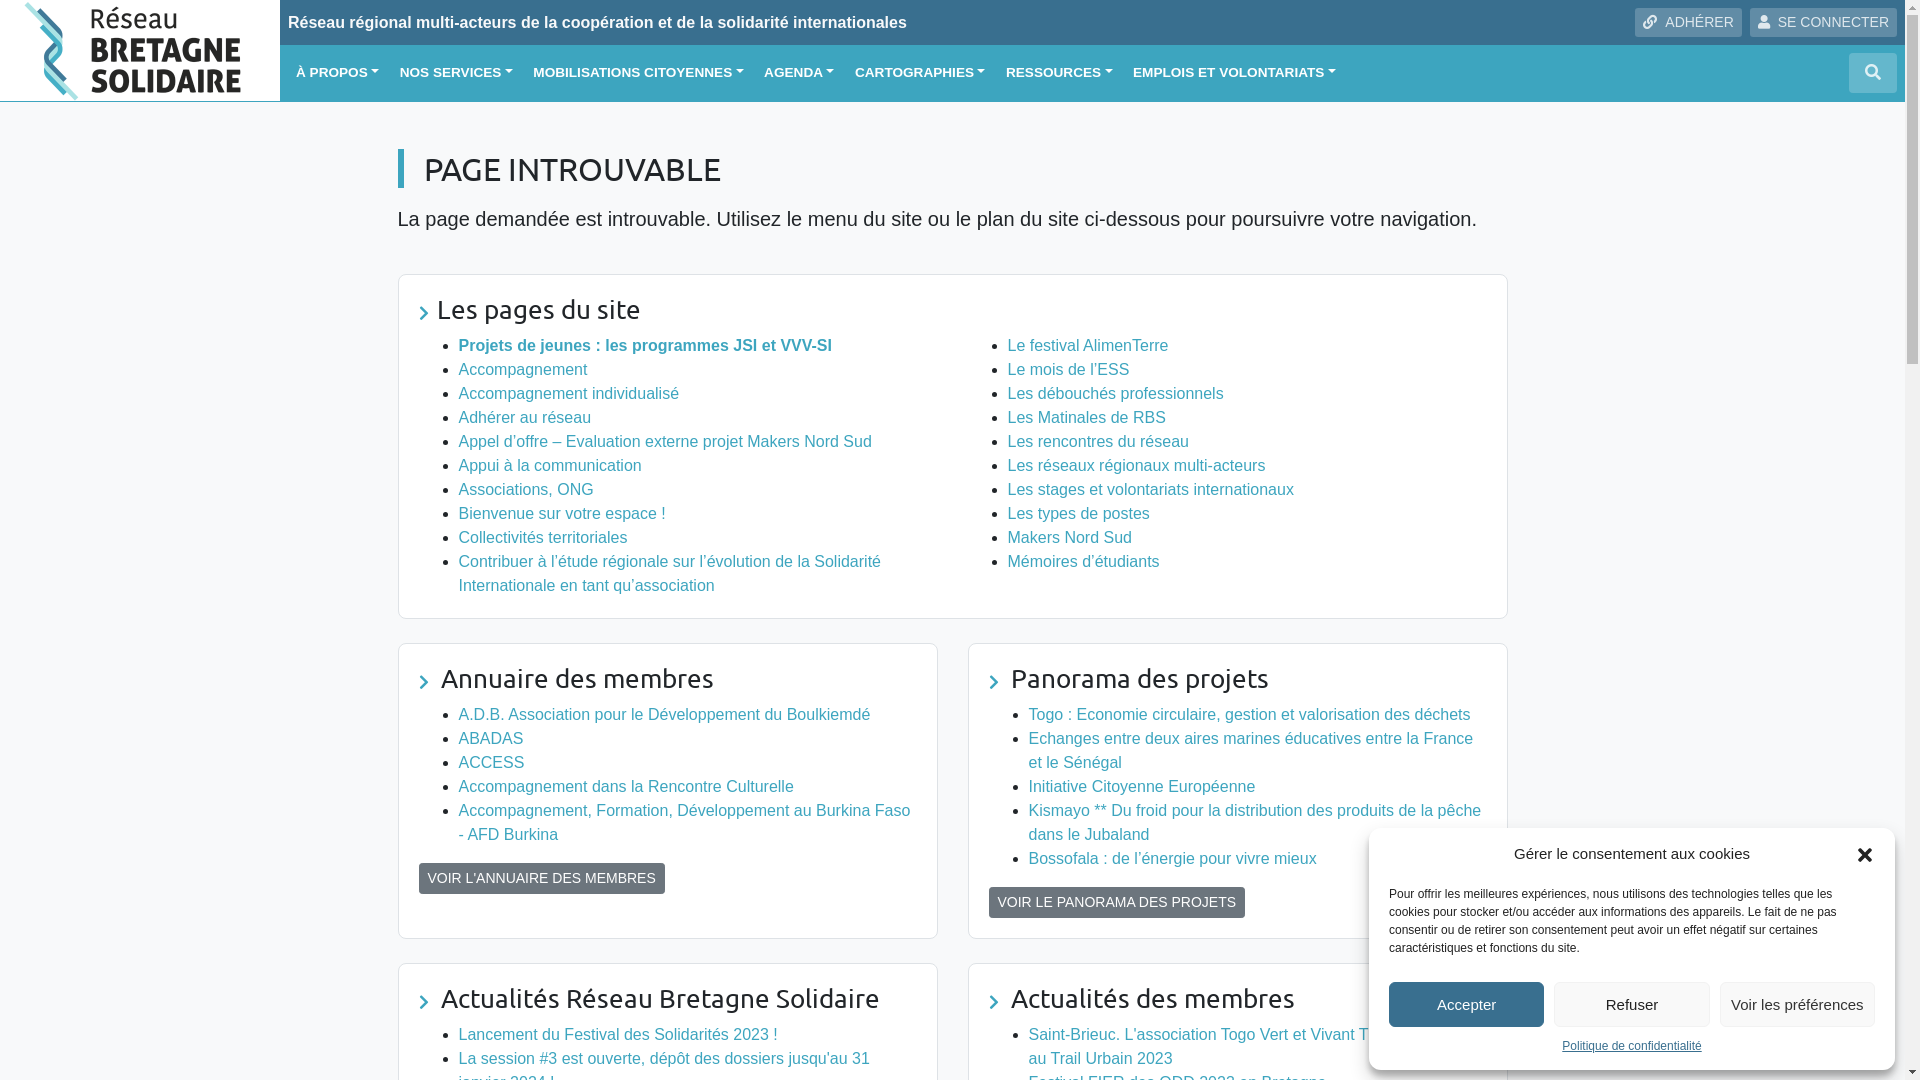 Image resolution: width=1920 pixels, height=1080 pixels. I want to click on 'Accompagnement dans la Rencontre Culturelle', so click(624, 785).